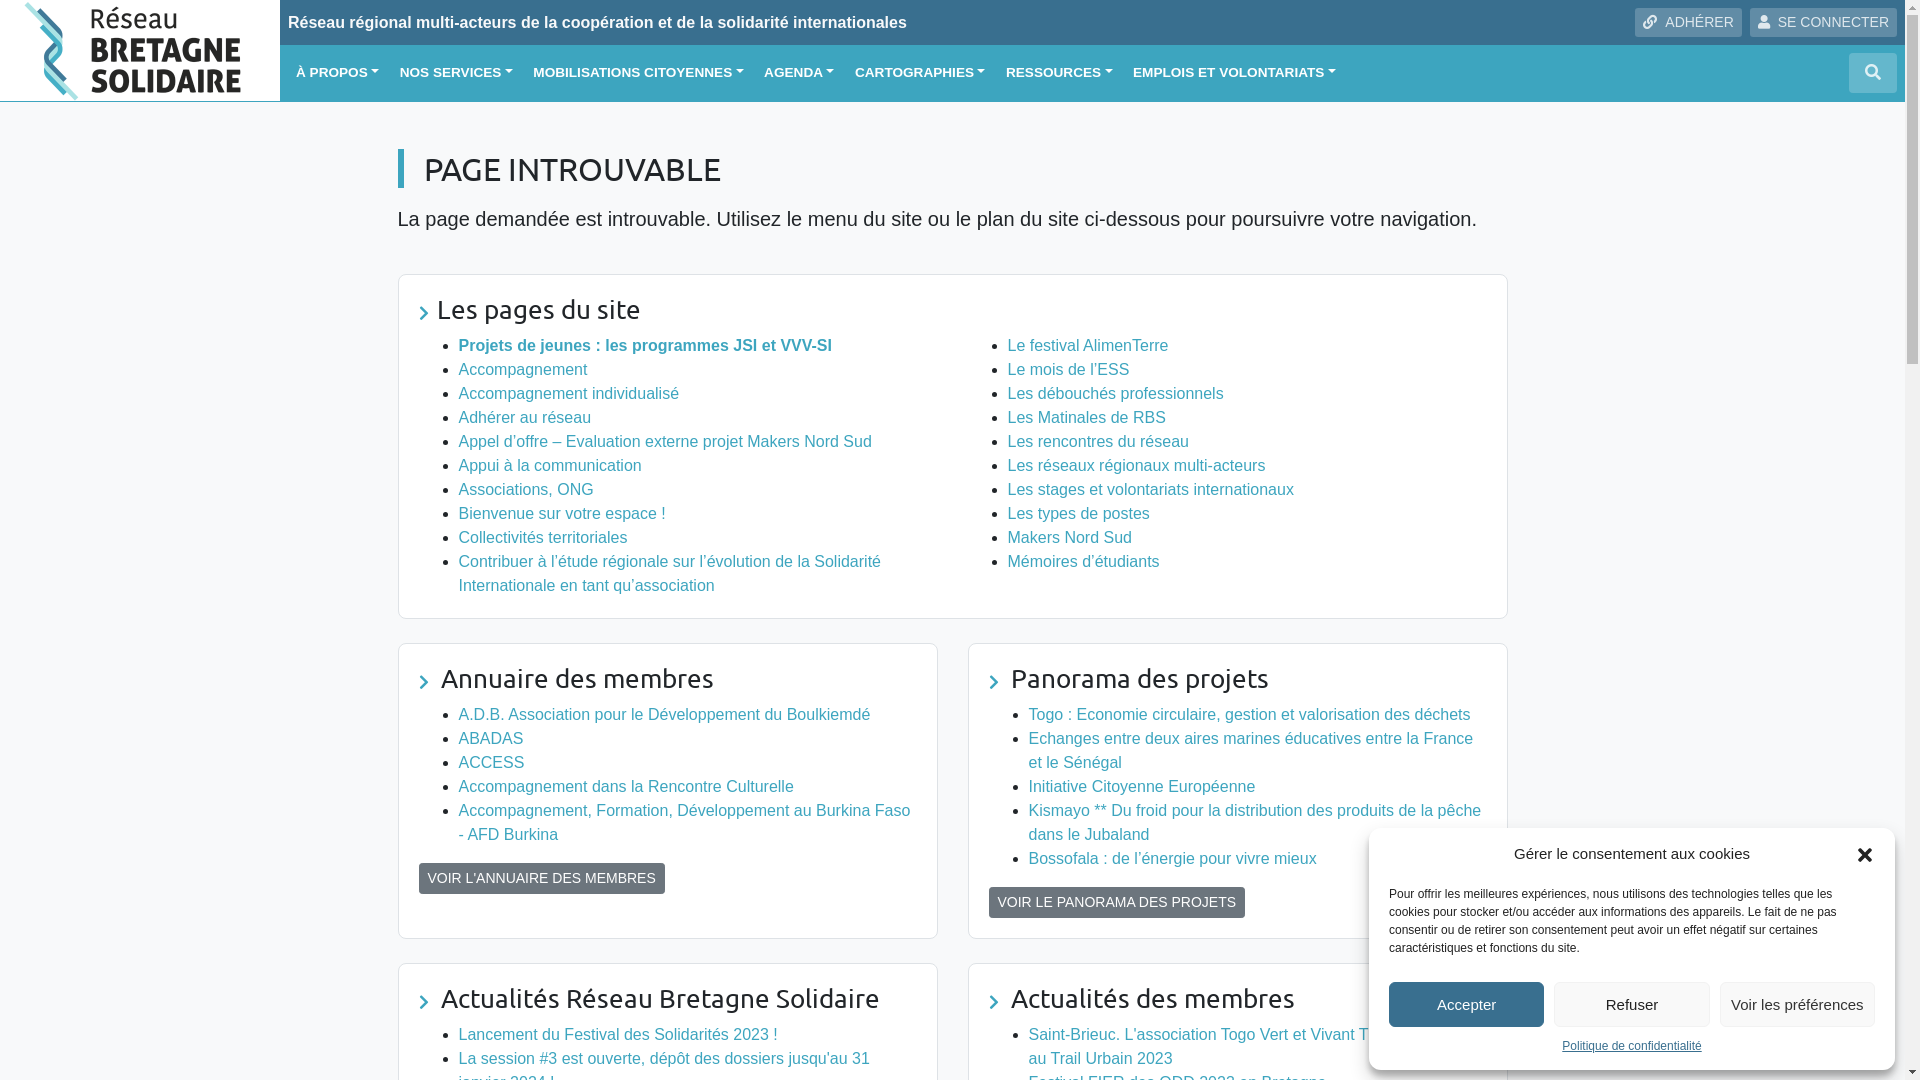 Image resolution: width=1920 pixels, height=1080 pixels. I want to click on 'Accompagnement dans la Rencontre Culturelle', so click(624, 785).